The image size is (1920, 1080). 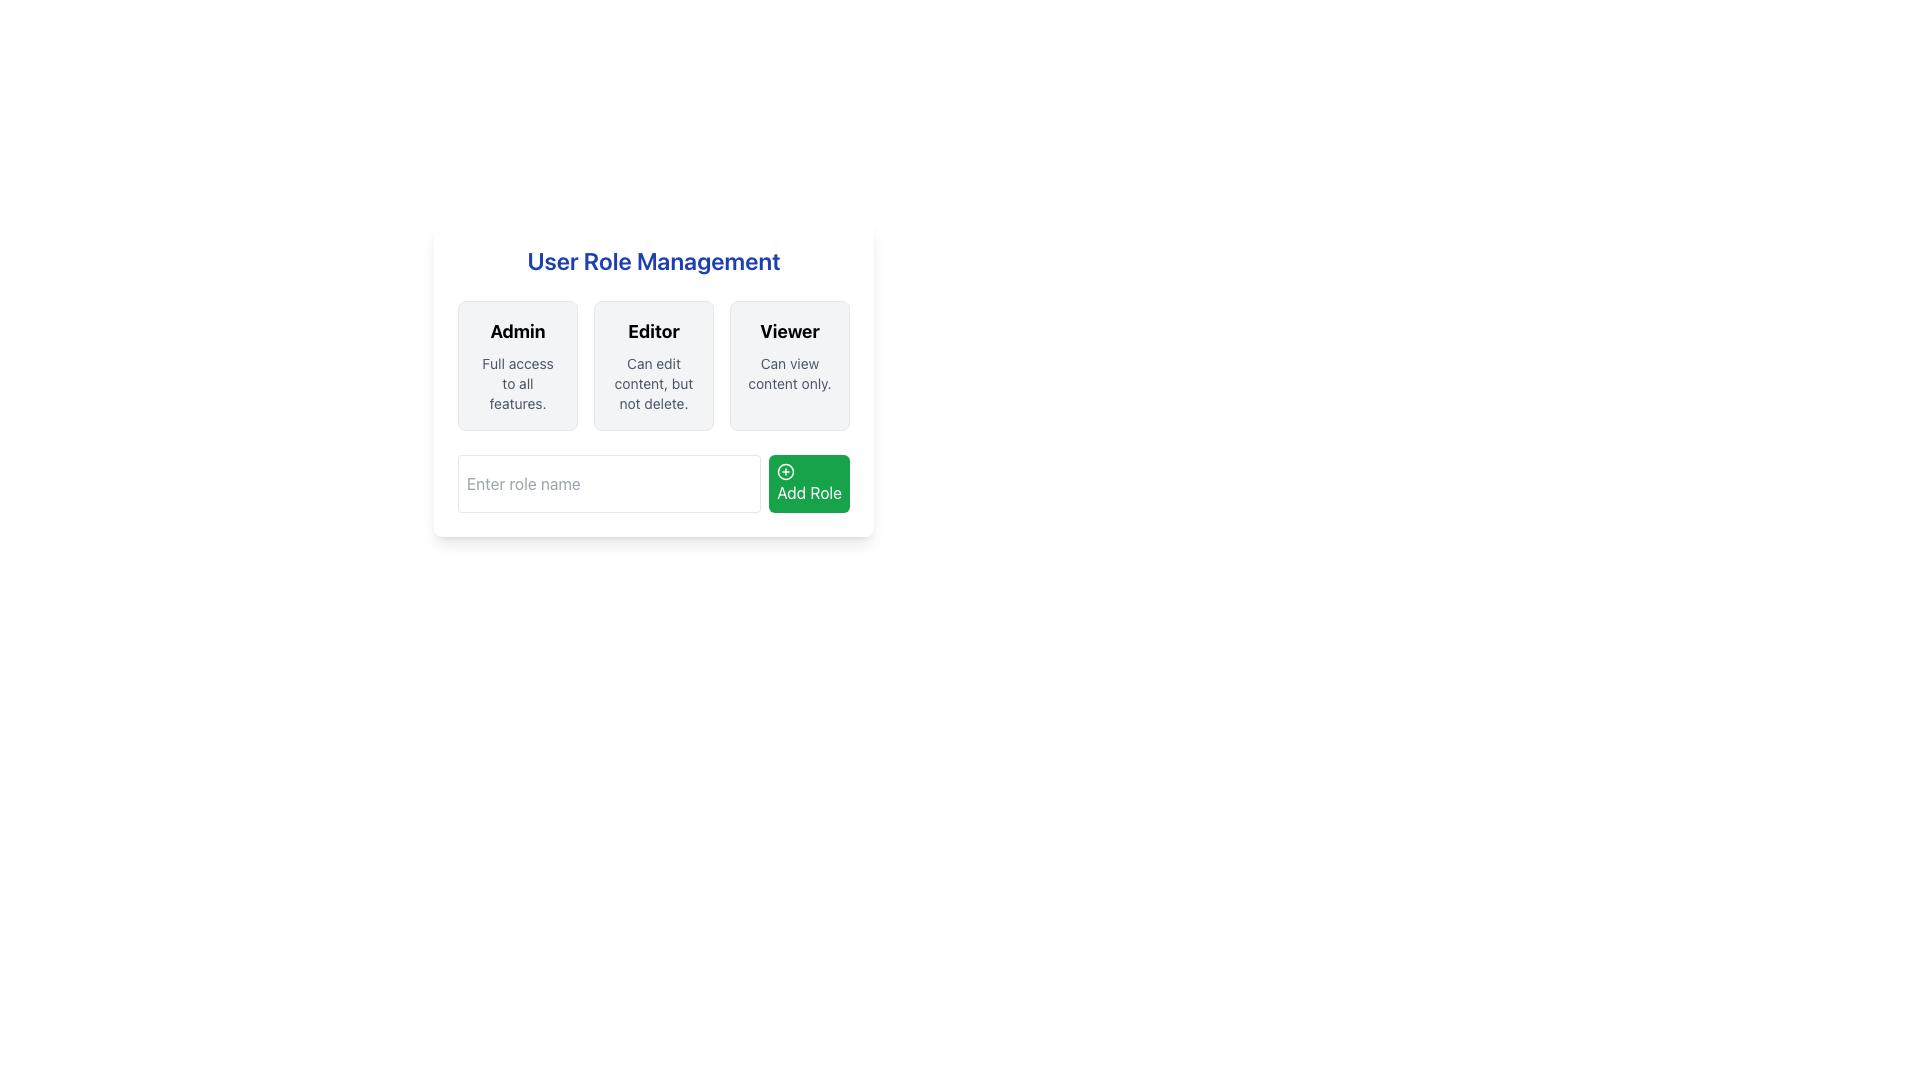 What do you see at coordinates (518, 330) in the screenshot?
I see `text content of the Text Label identifying the 'Admin' role, which is positioned at the top of a bordered and rounded rectangular section` at bounding box center [518, 330].